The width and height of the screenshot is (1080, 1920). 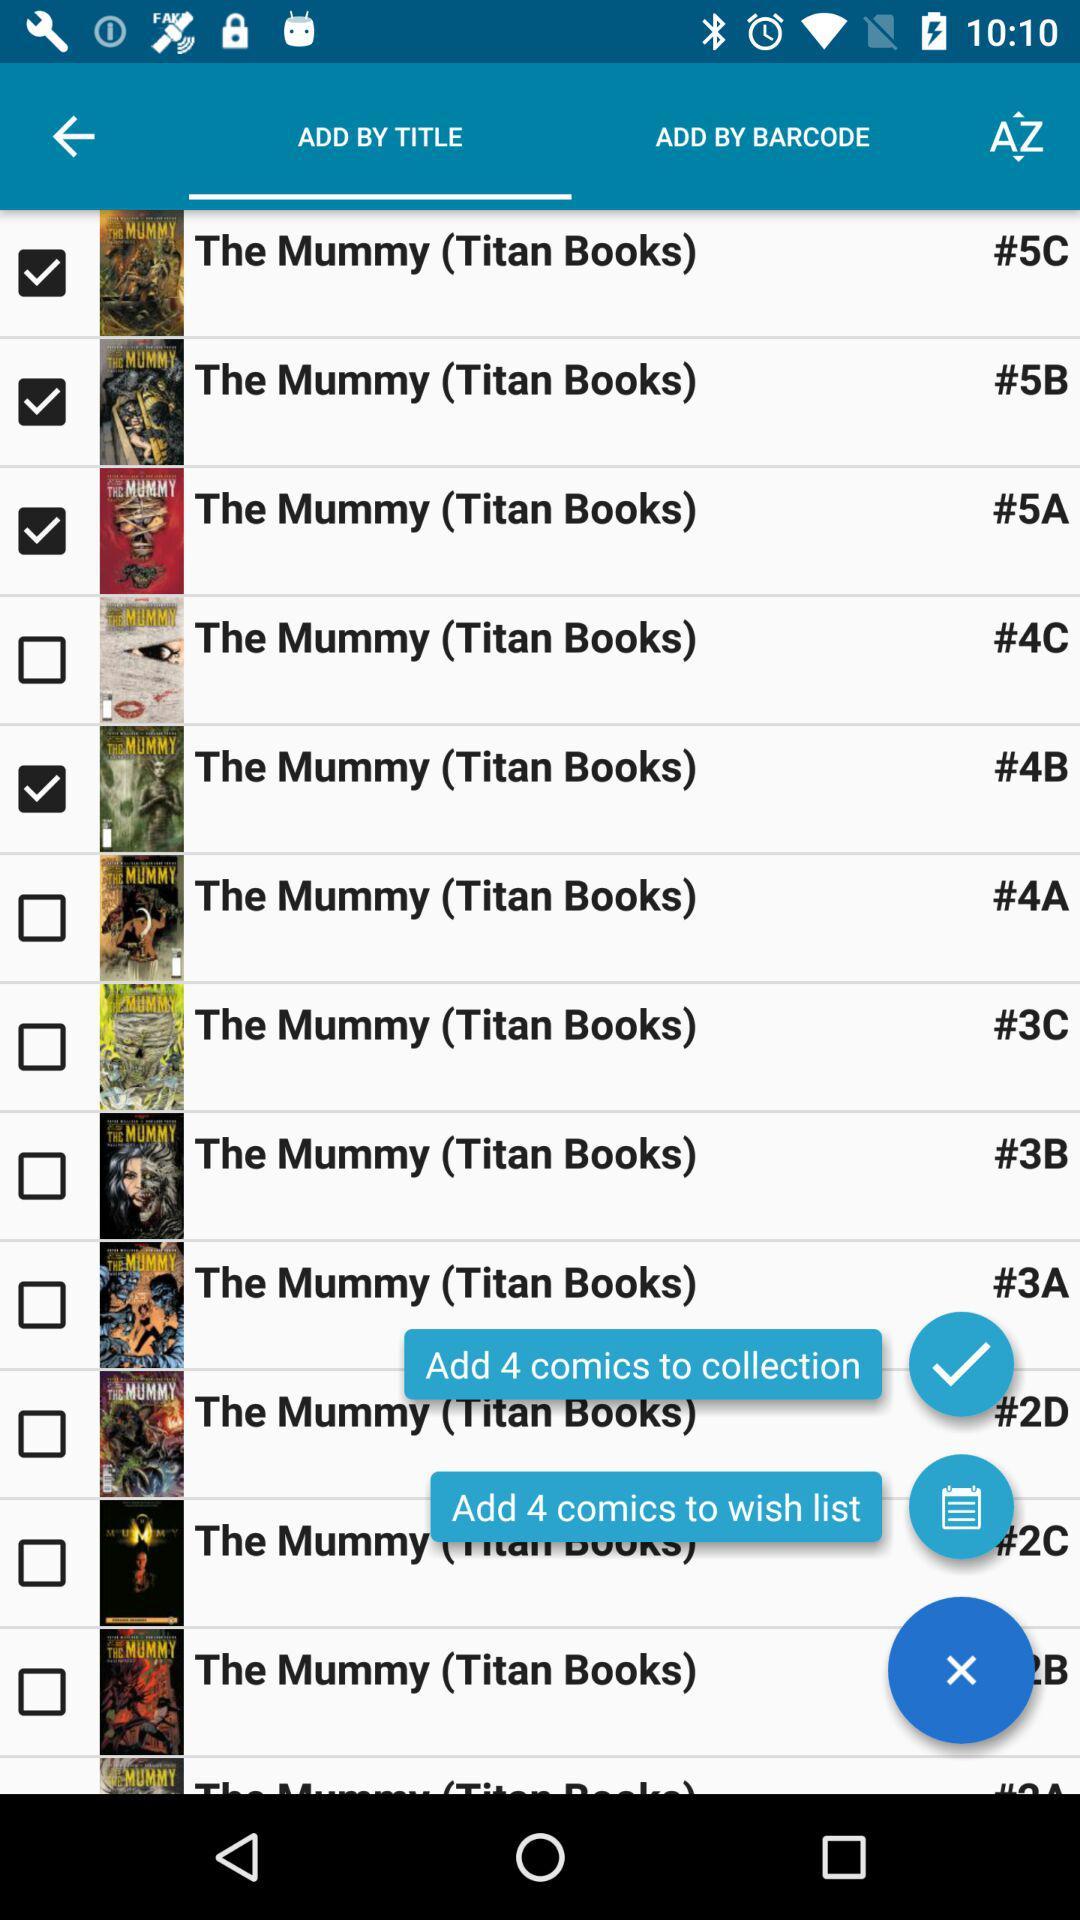 I want to click on icon above the mummy titan icon, so click(x=960, y=1670).